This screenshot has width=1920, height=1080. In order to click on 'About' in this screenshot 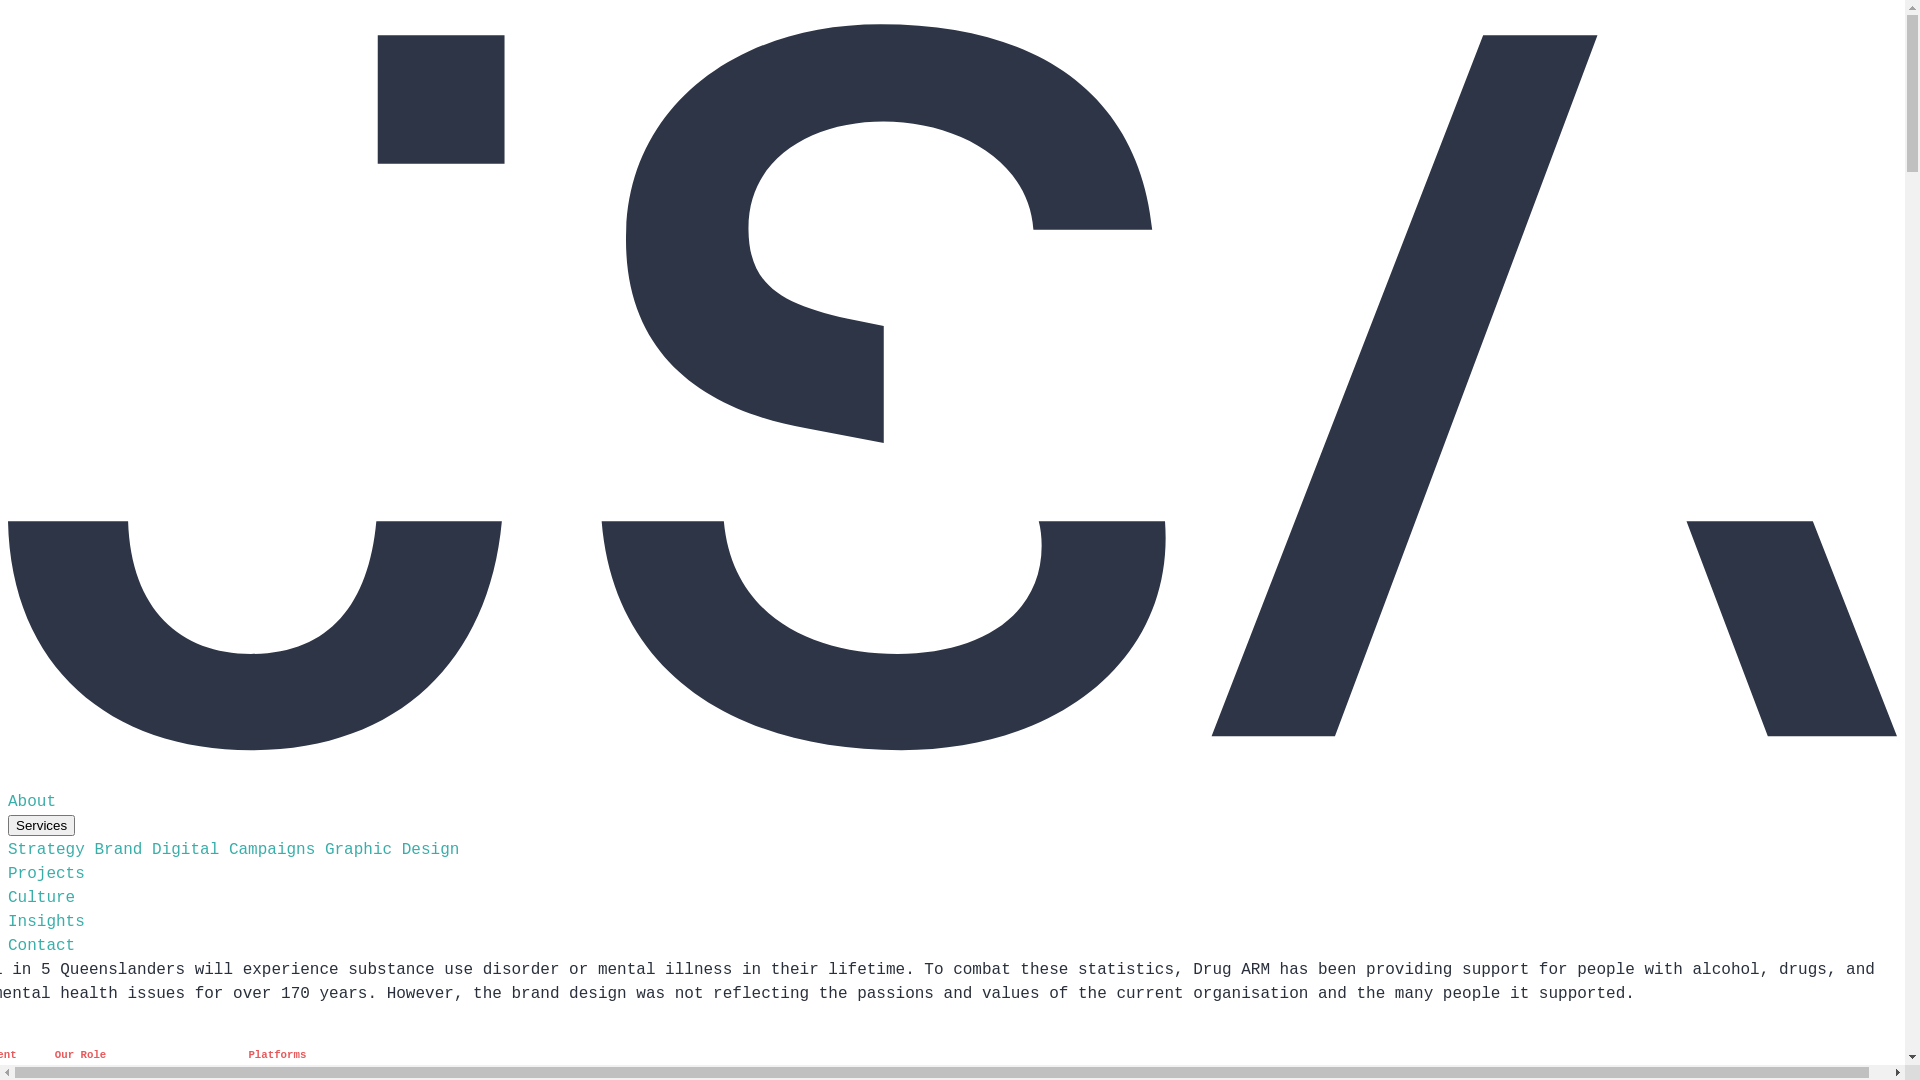, I will do `click(32, 801)`.